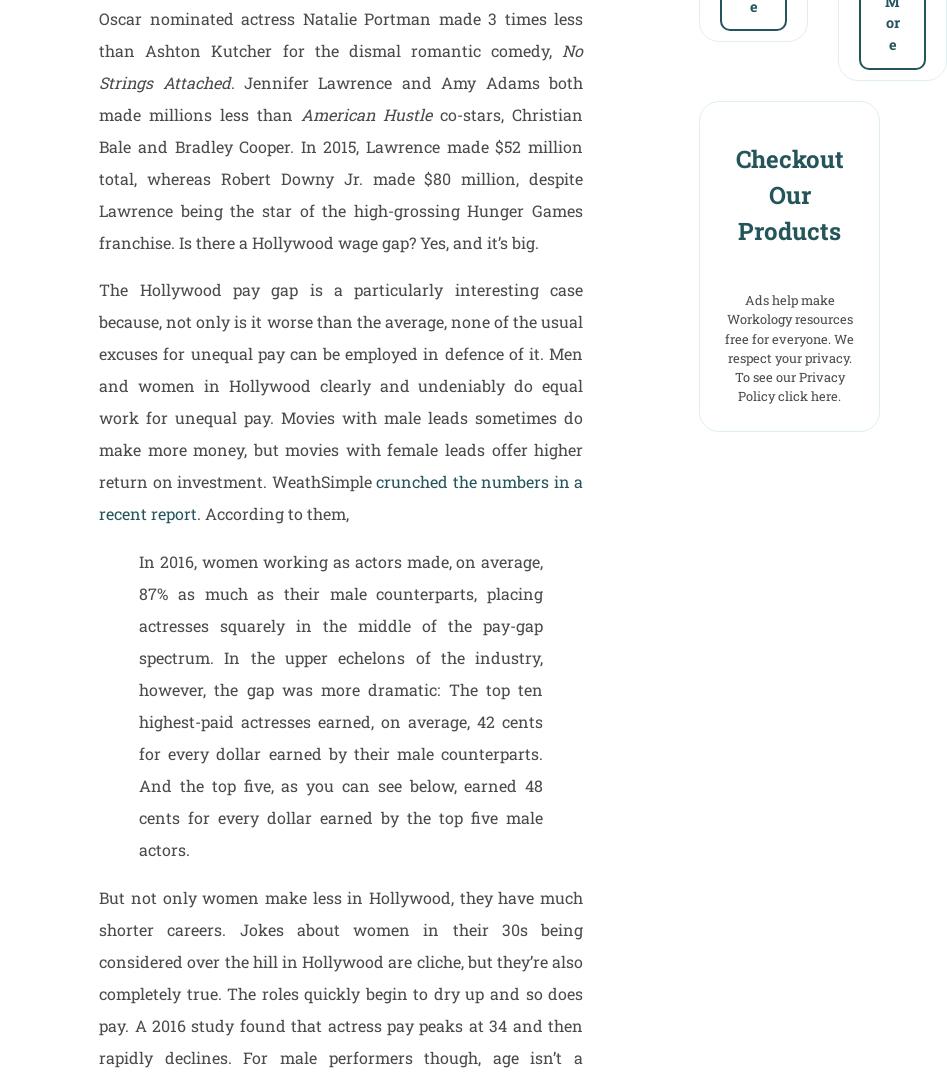 The width and height of the screenshot is (947, 1075). Describe the element at coordinates (340, 495) in the screenshot. I see `'crunched the numbers in a recent report'` at that location.